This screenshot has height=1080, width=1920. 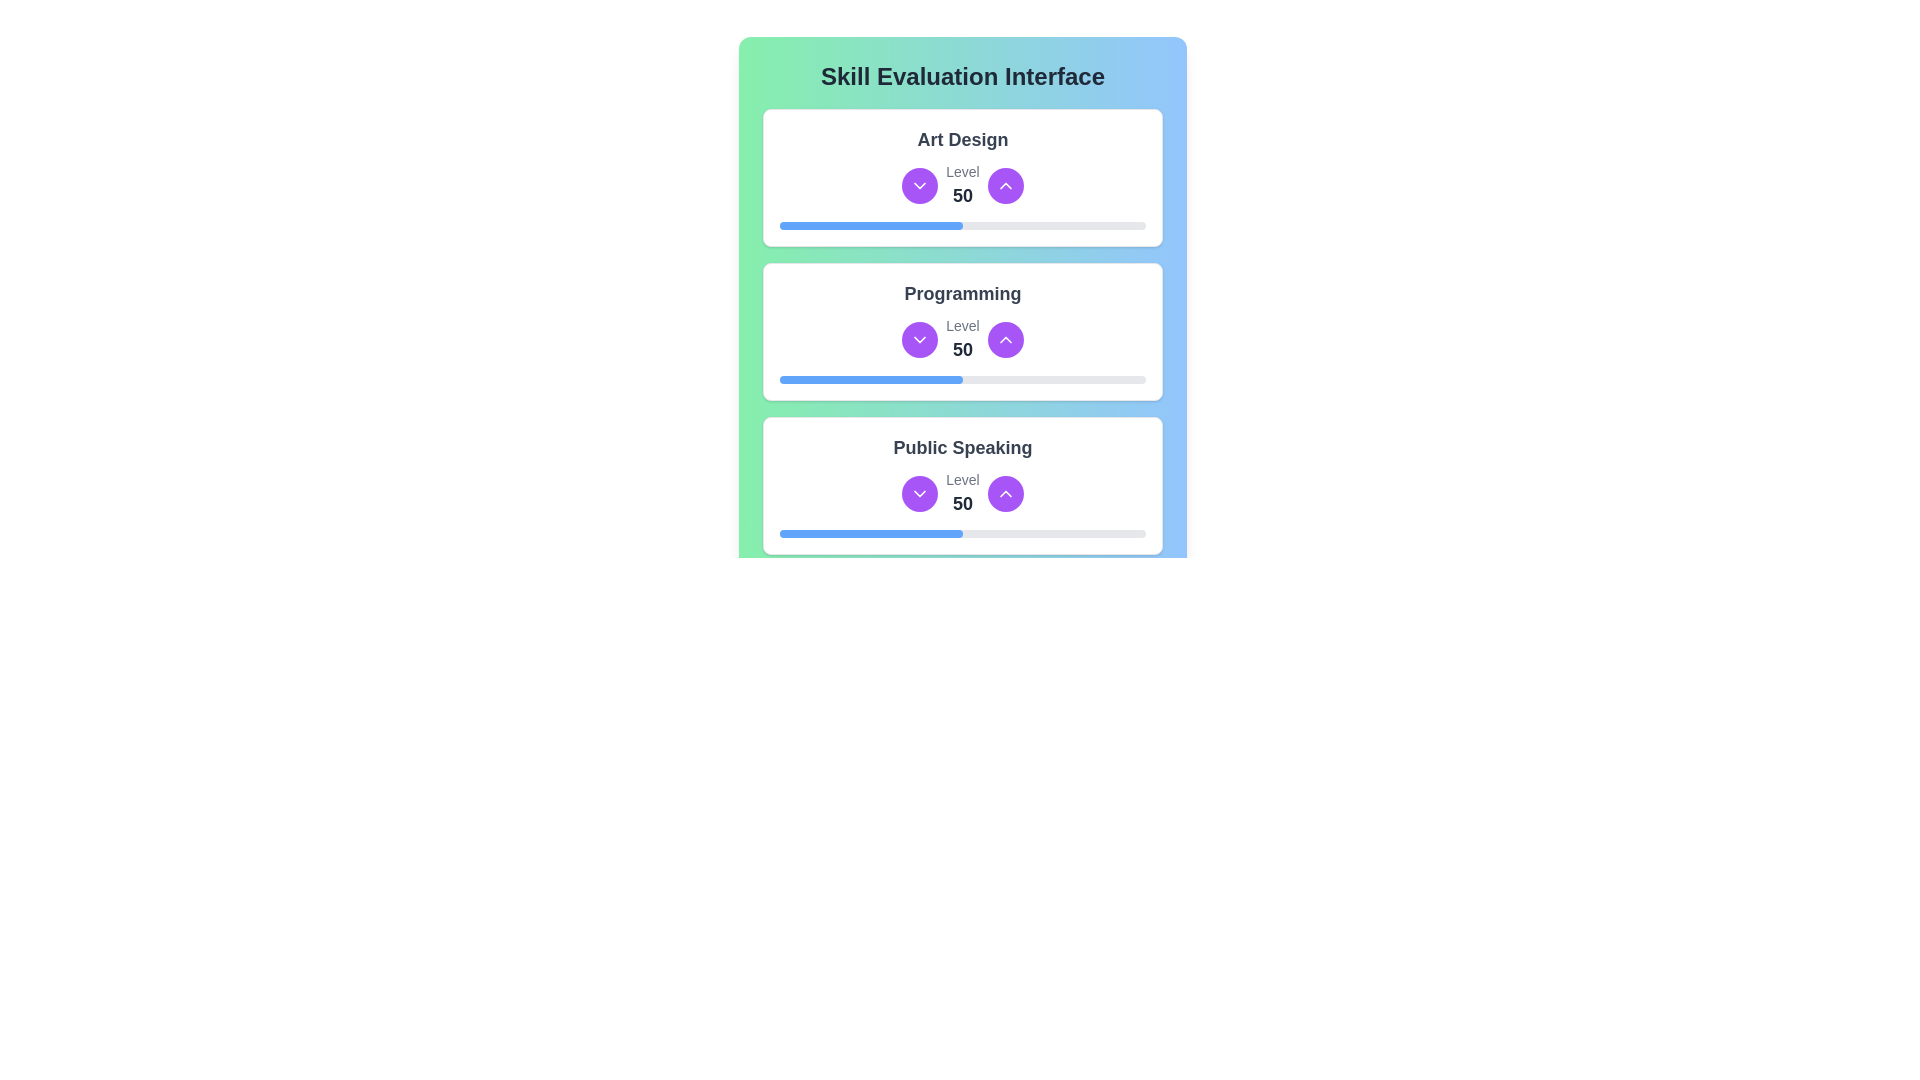 I want to click on the progress bar that visually represents the proficiency level of the 'Public Speaking' skill, located at the bottom of the skill card beneath the 'Level 50' text, so click(x=963, y=532).